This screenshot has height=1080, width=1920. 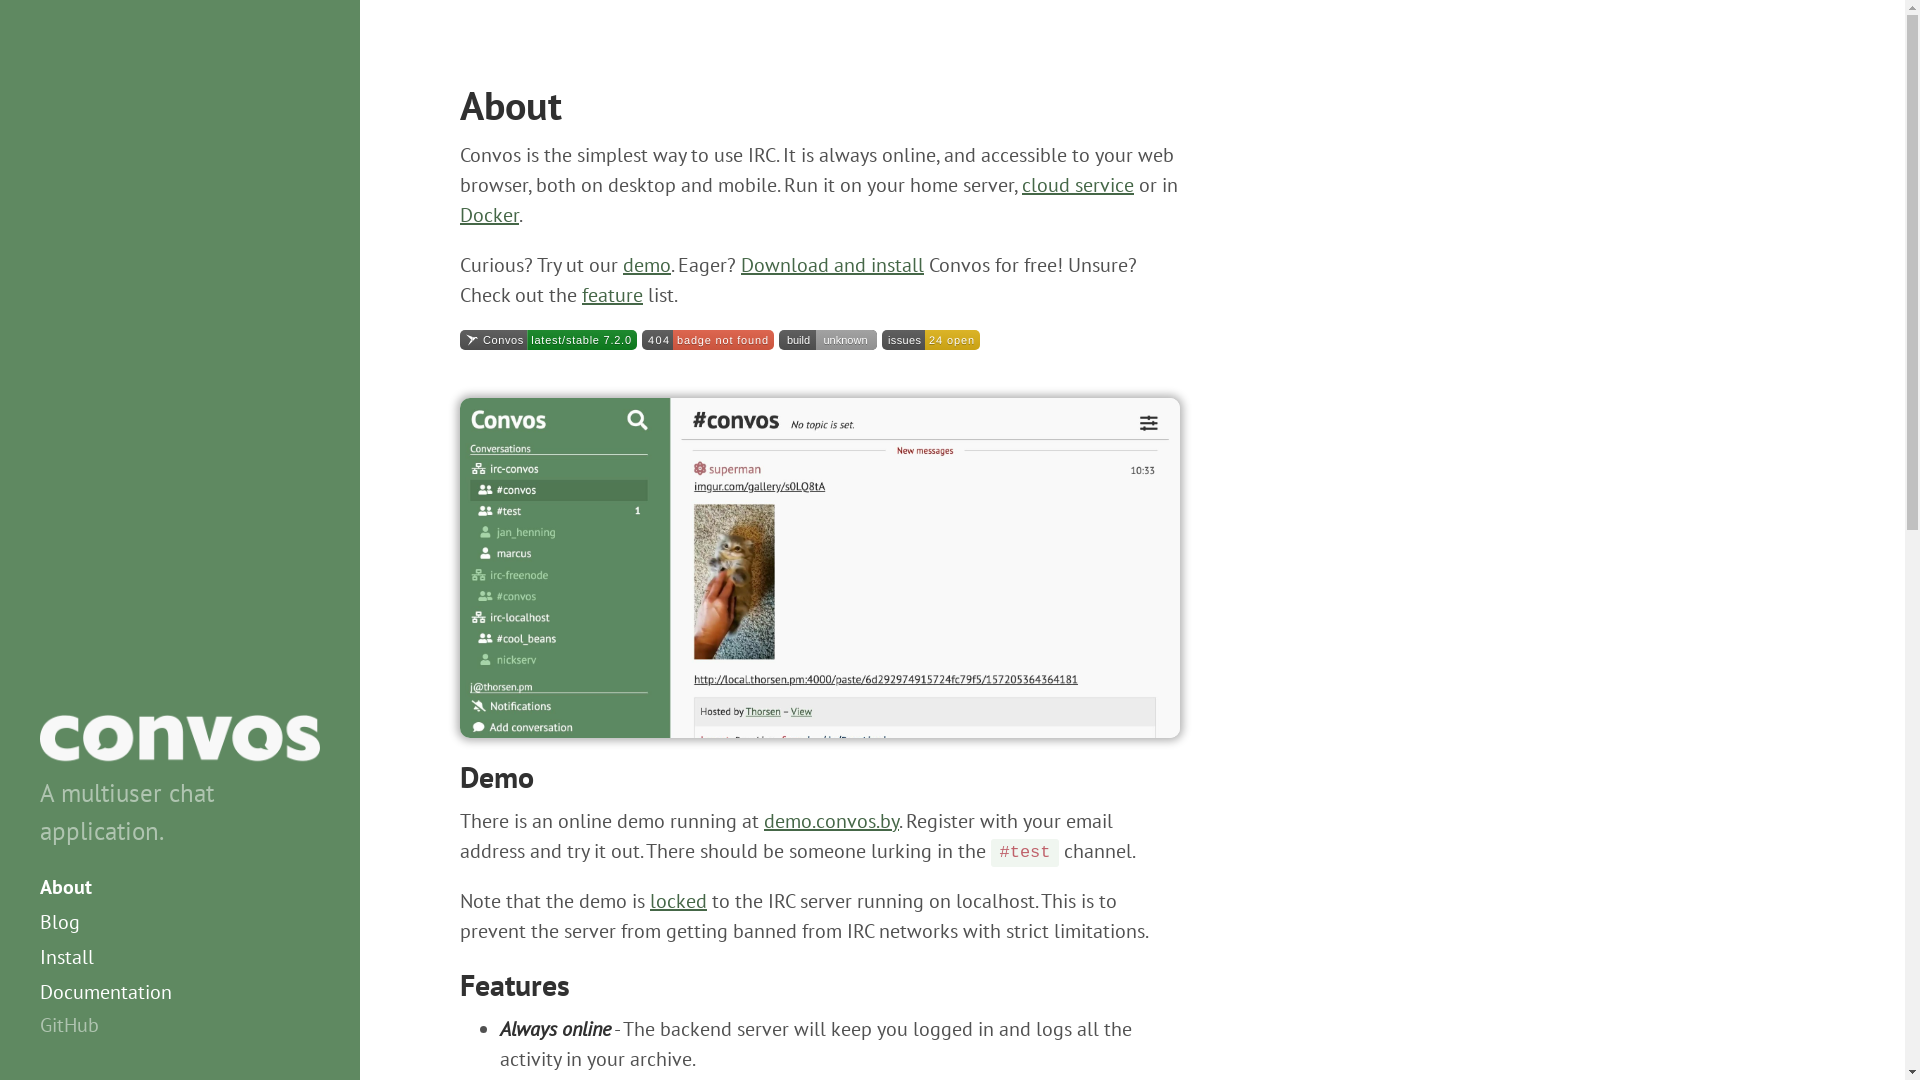 What do you see at coordinates (489, 215) in the screenshot?
I see `'Docker'` at bounding box center [489, 215].